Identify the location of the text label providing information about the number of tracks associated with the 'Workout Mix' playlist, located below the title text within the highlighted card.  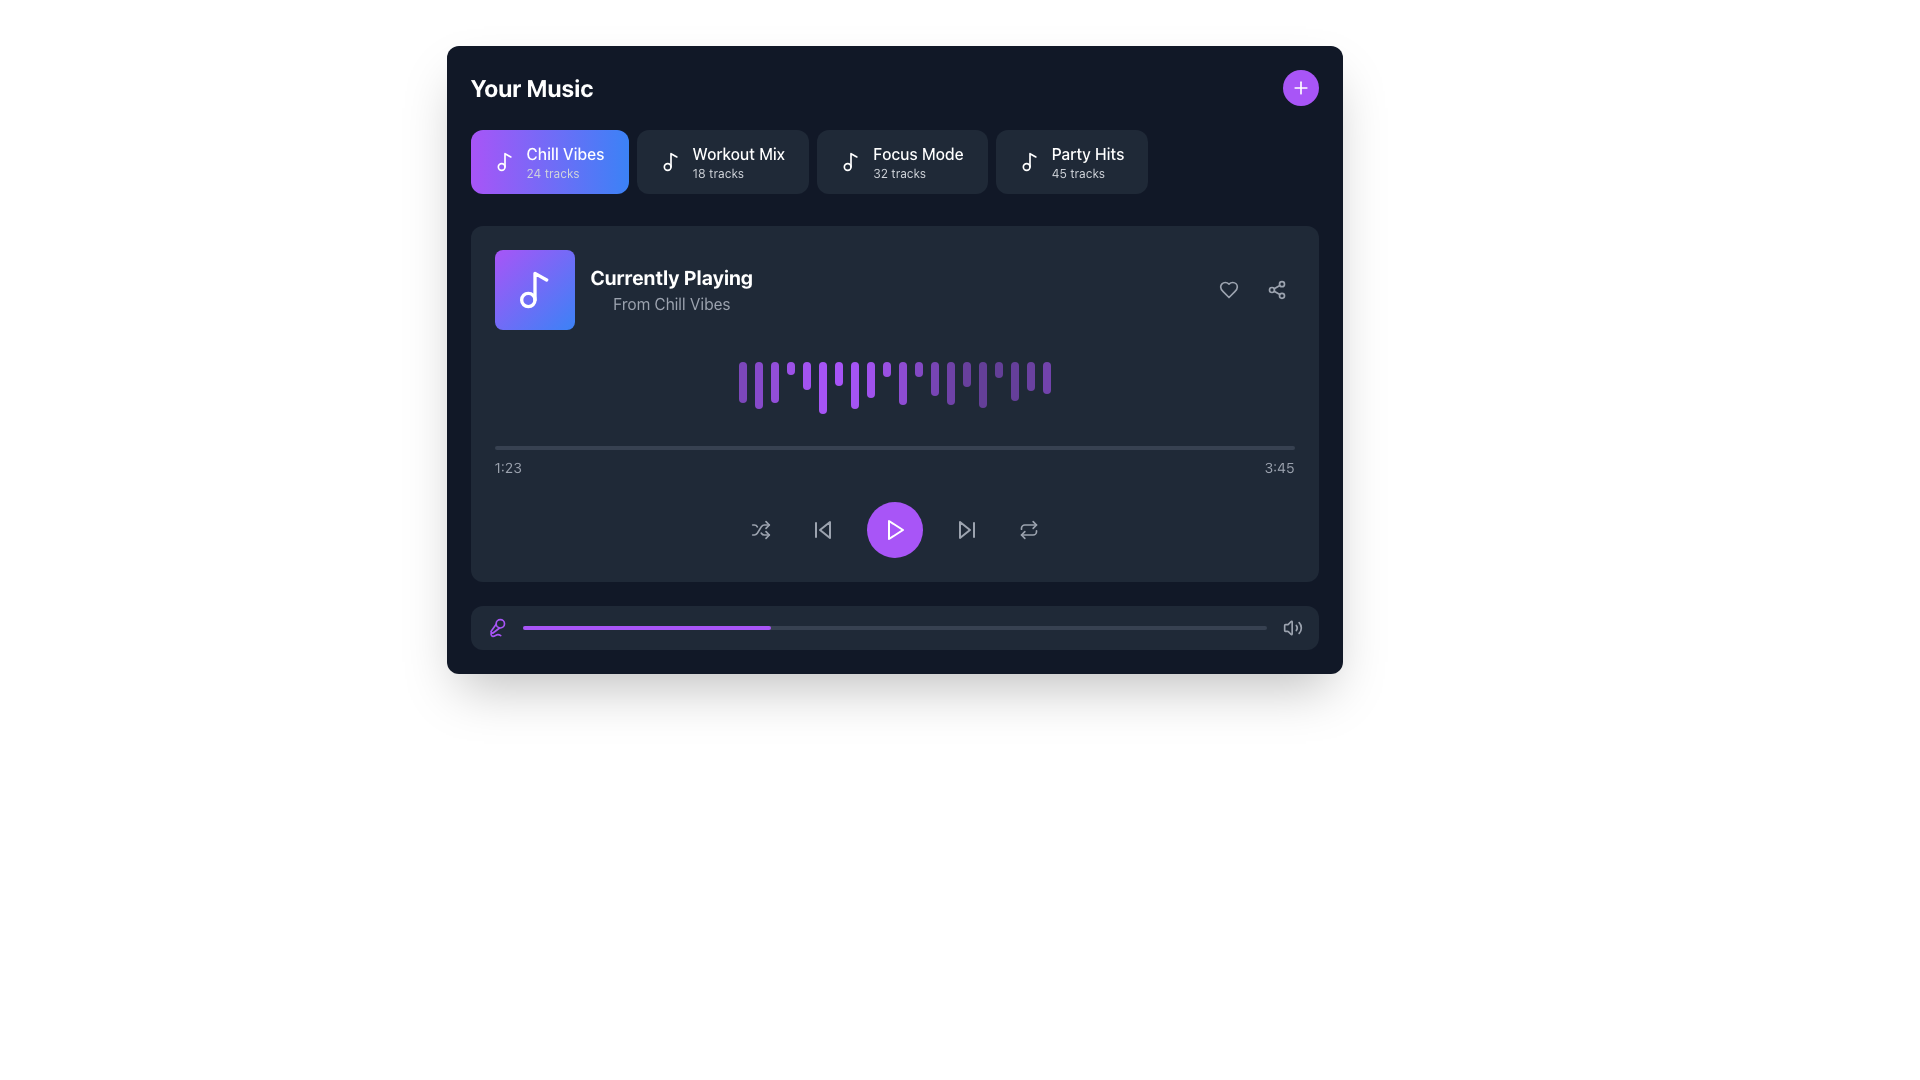
(718, 172).